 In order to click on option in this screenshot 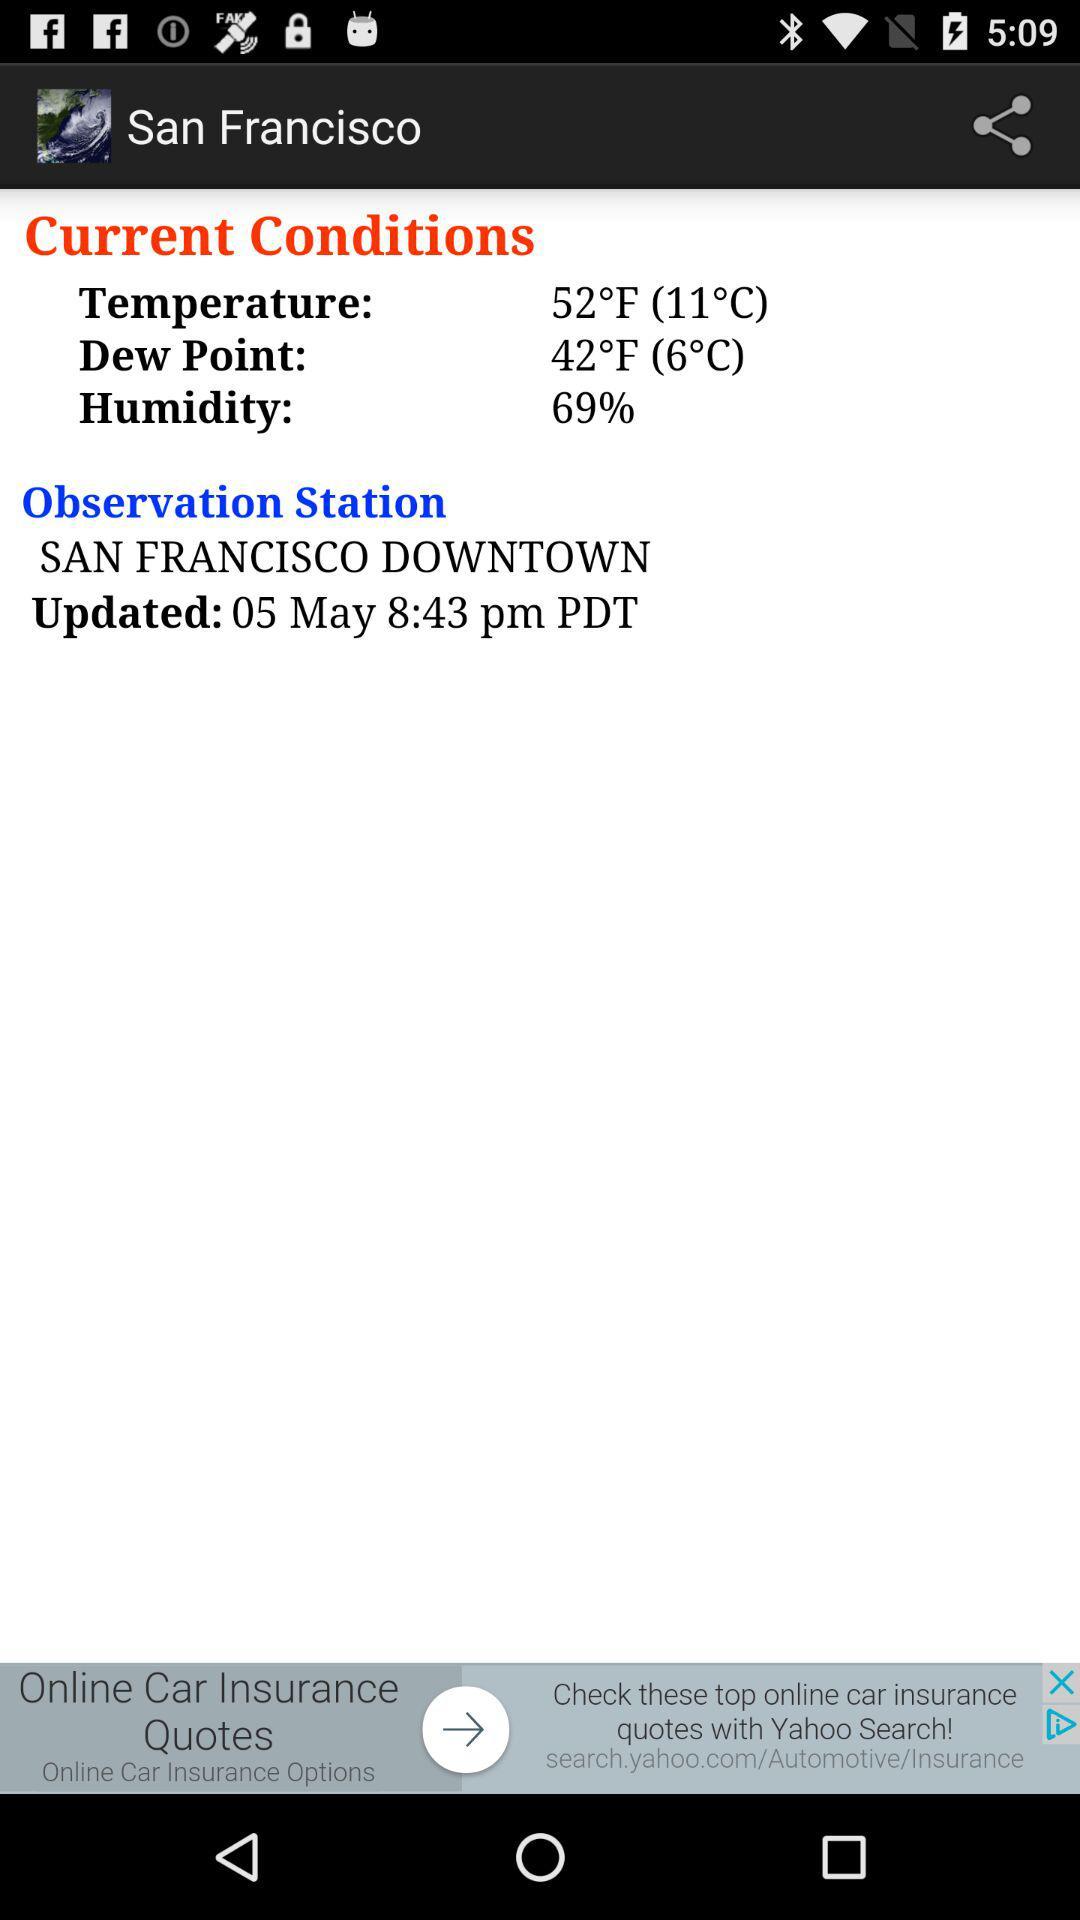, I will do `click(540, 1727)`.